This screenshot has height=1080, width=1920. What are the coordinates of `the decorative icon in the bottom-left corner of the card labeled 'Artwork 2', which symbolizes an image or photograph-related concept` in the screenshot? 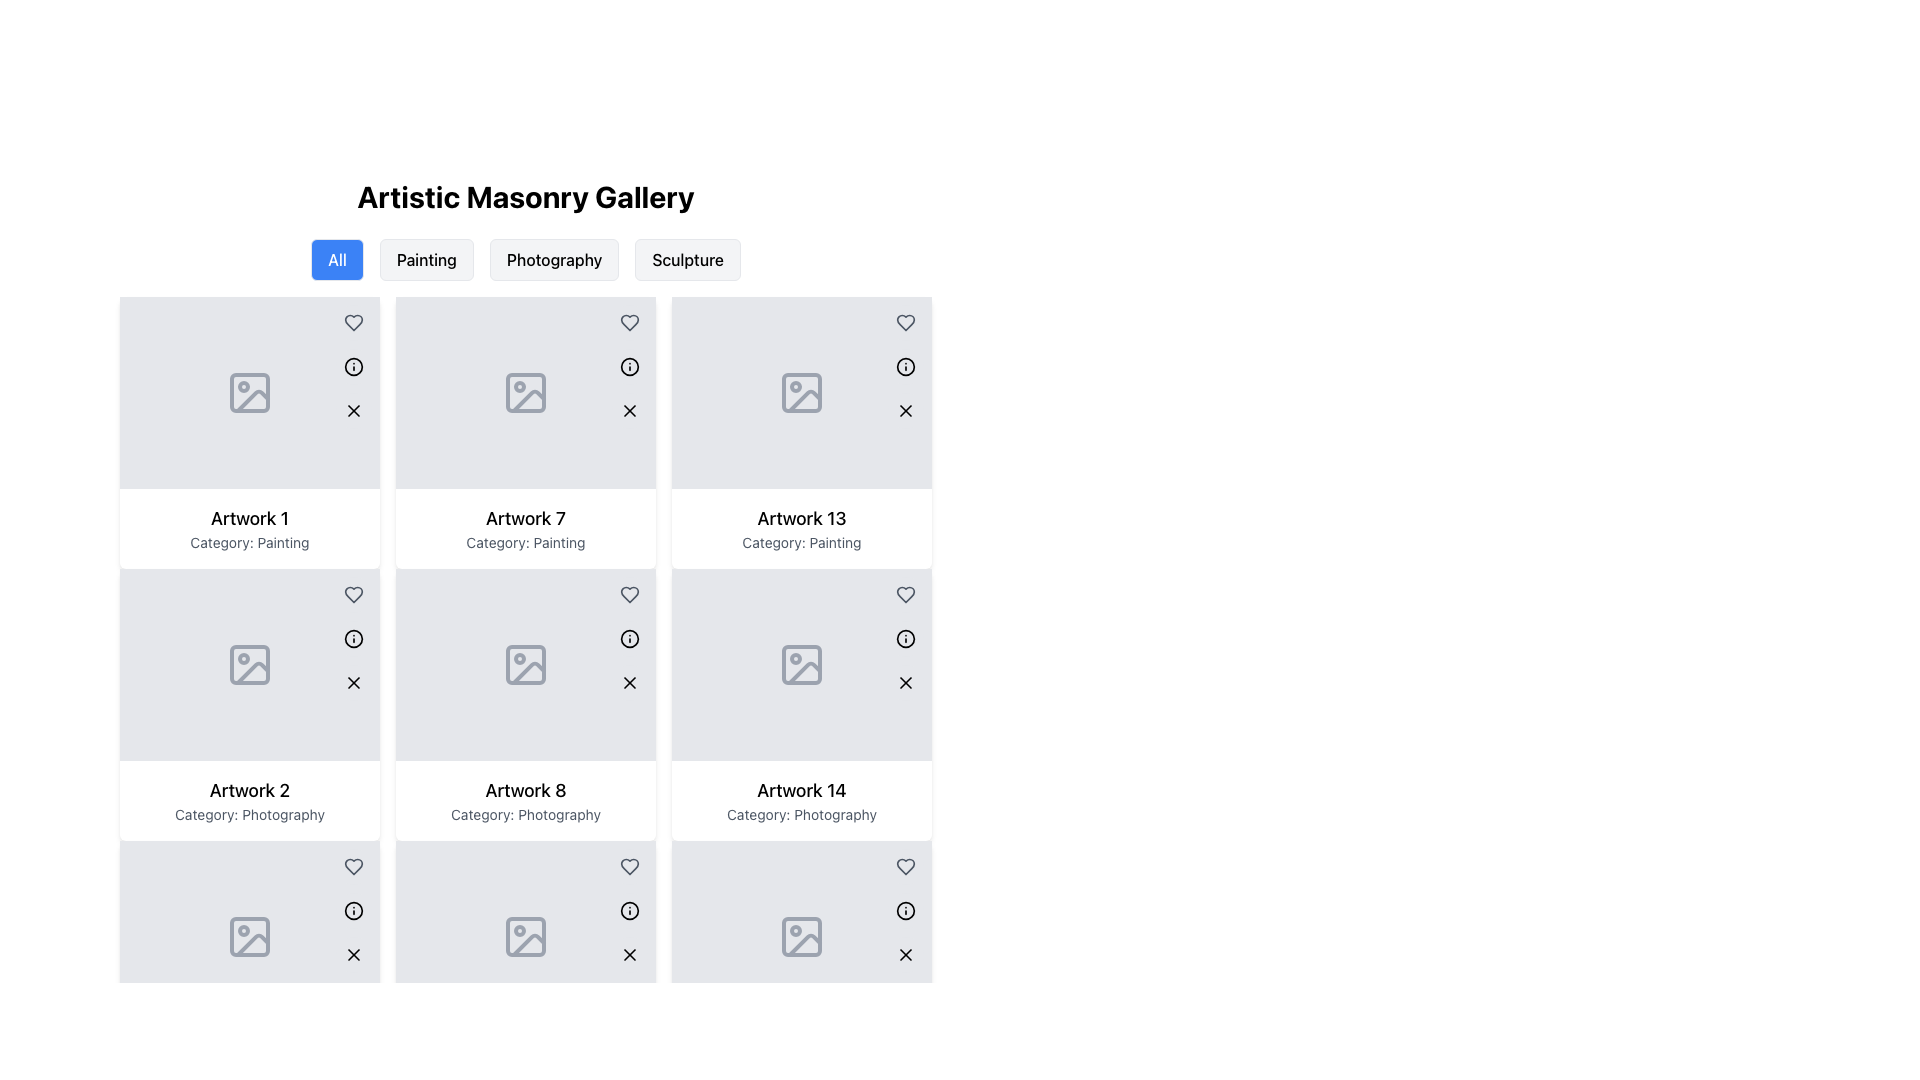 It's located at (252, 945).